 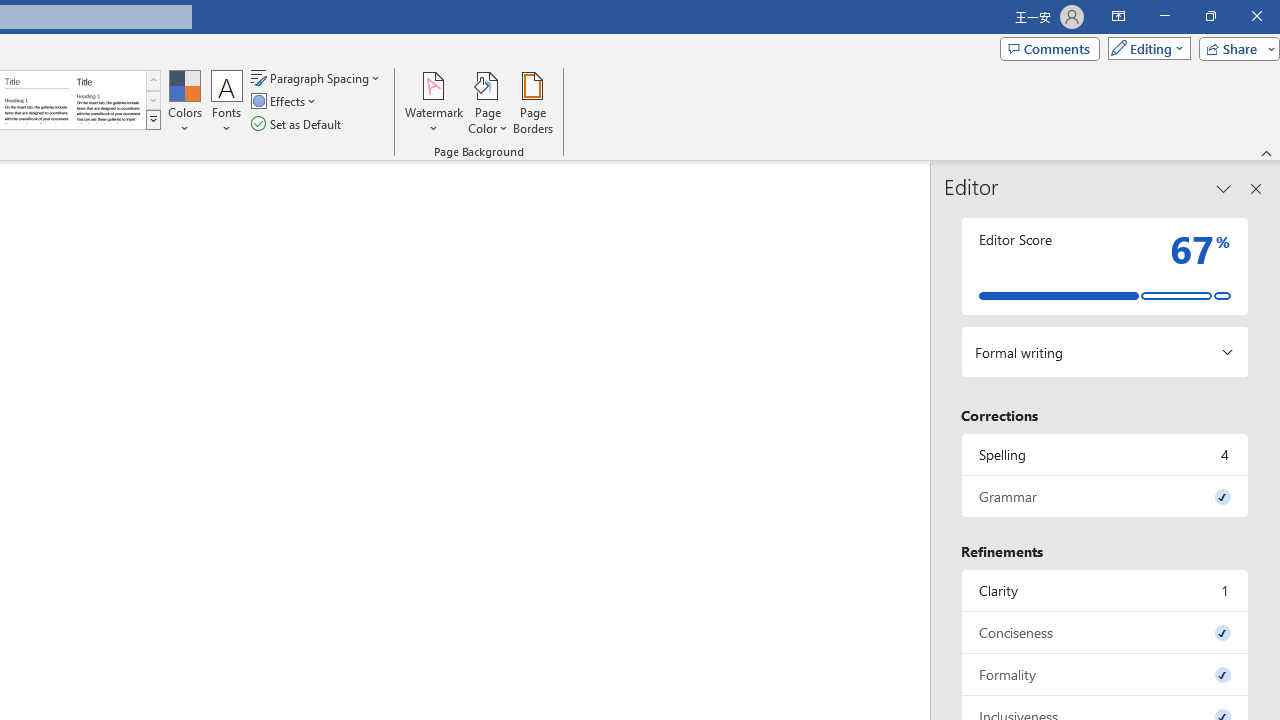 What do you see at coordinates (297, 124) in the screenshot?
I see `'Set as Default'` at bounding box center [297, 124].